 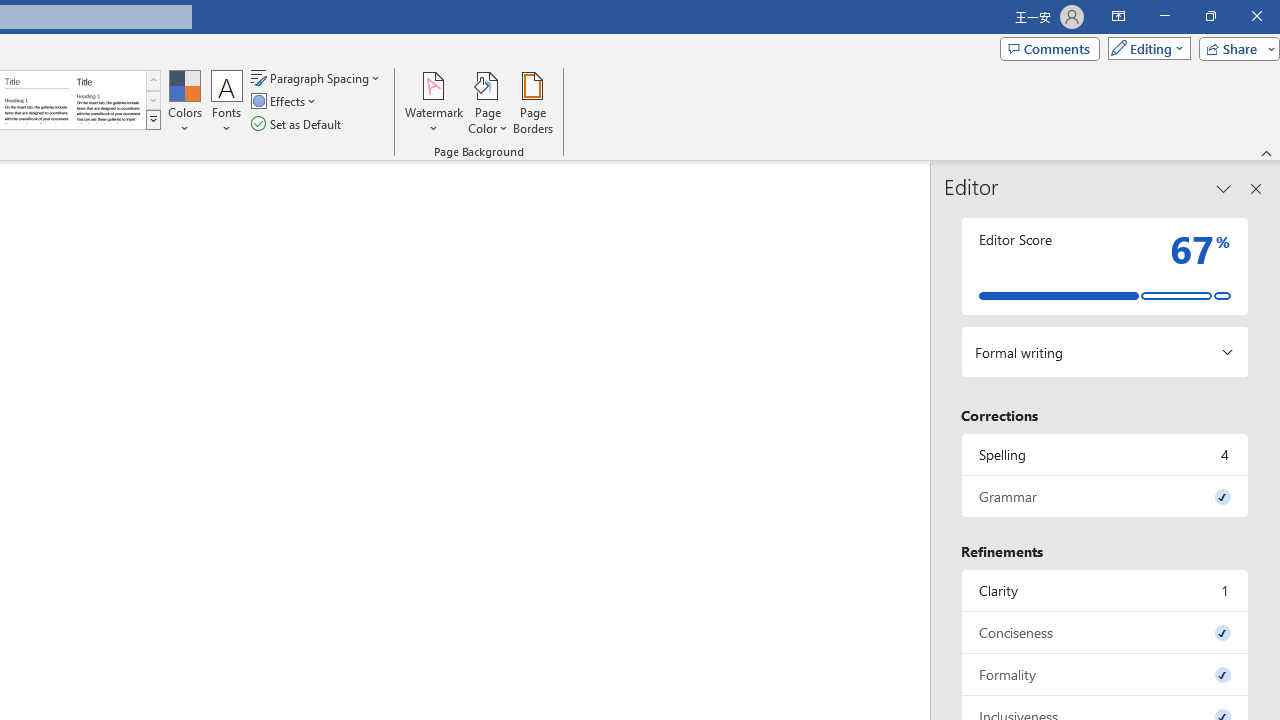 What do you see at coordinates (297, 124) in the screenshot?
I see `'Set as Default'` at bounding box center [297, 124].